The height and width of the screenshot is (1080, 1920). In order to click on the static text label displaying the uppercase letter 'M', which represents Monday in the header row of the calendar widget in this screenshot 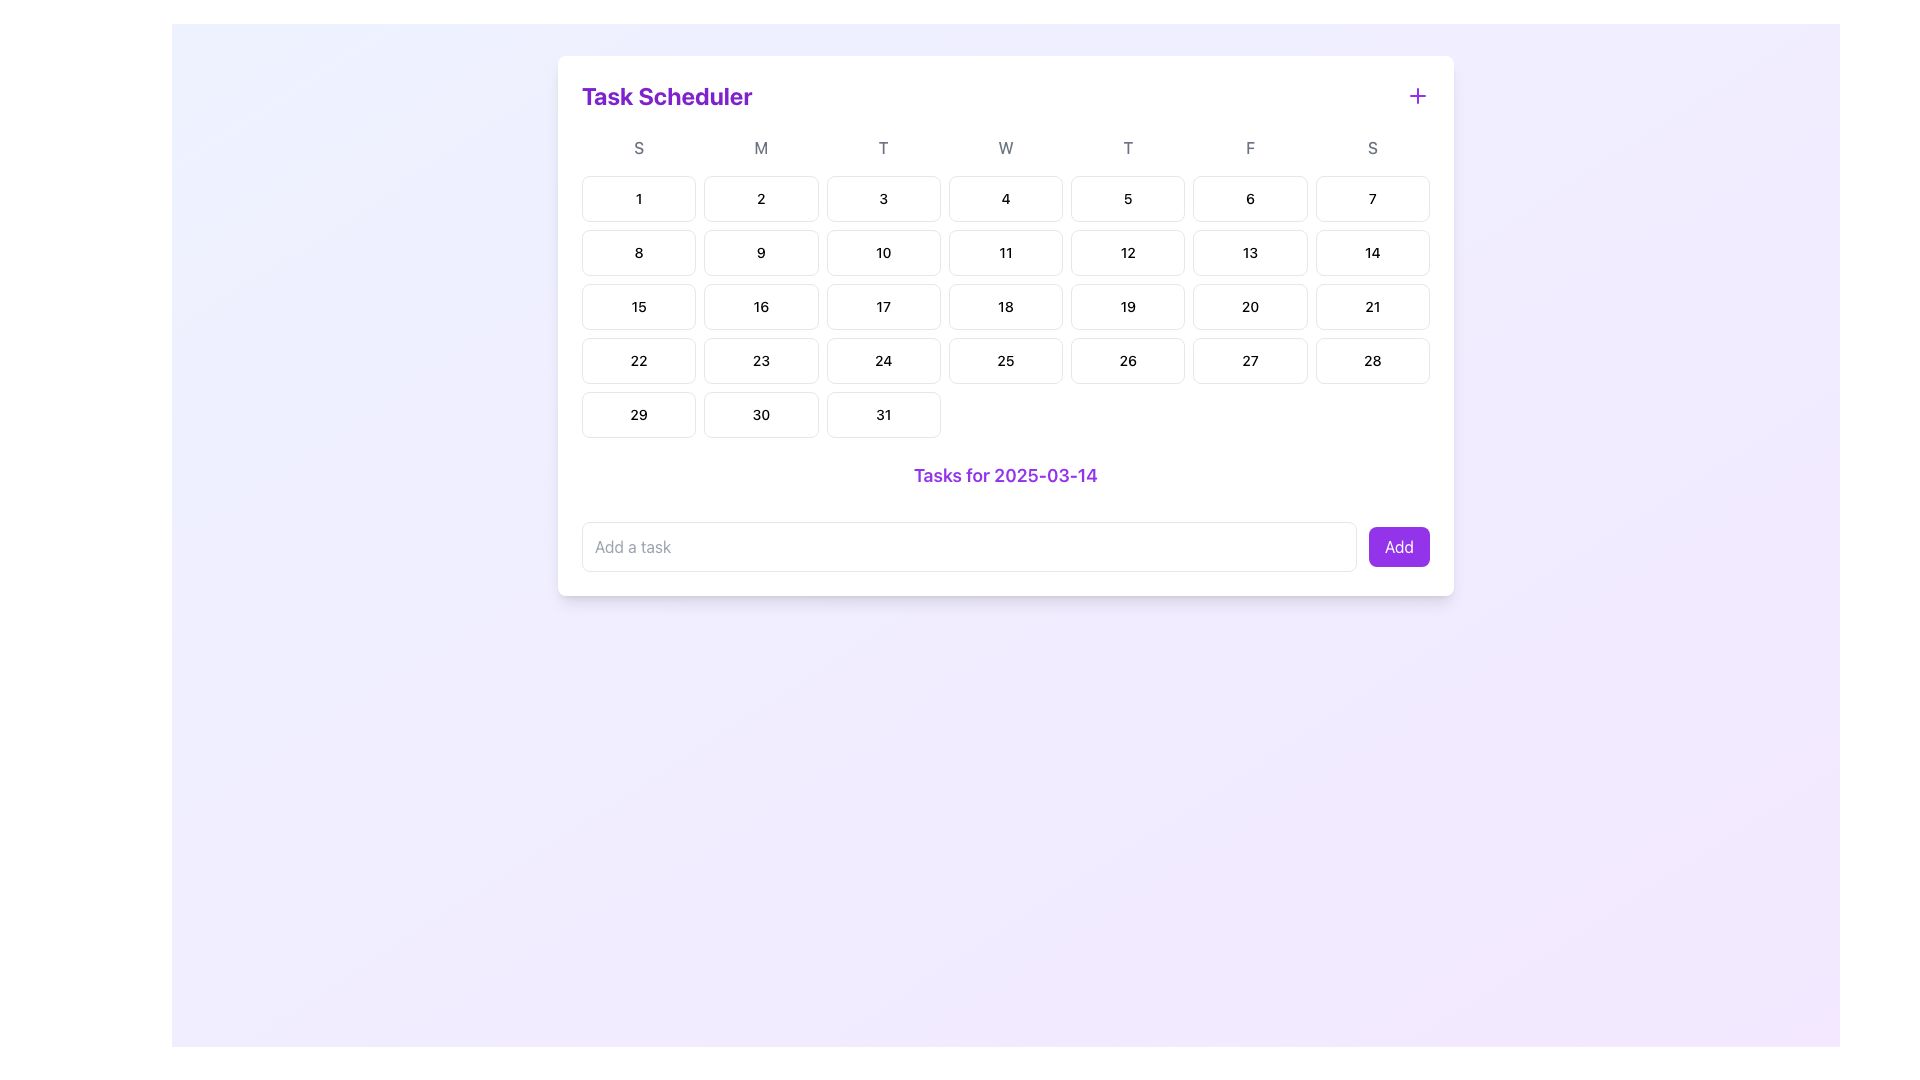, I will do `click(760, 146)`.